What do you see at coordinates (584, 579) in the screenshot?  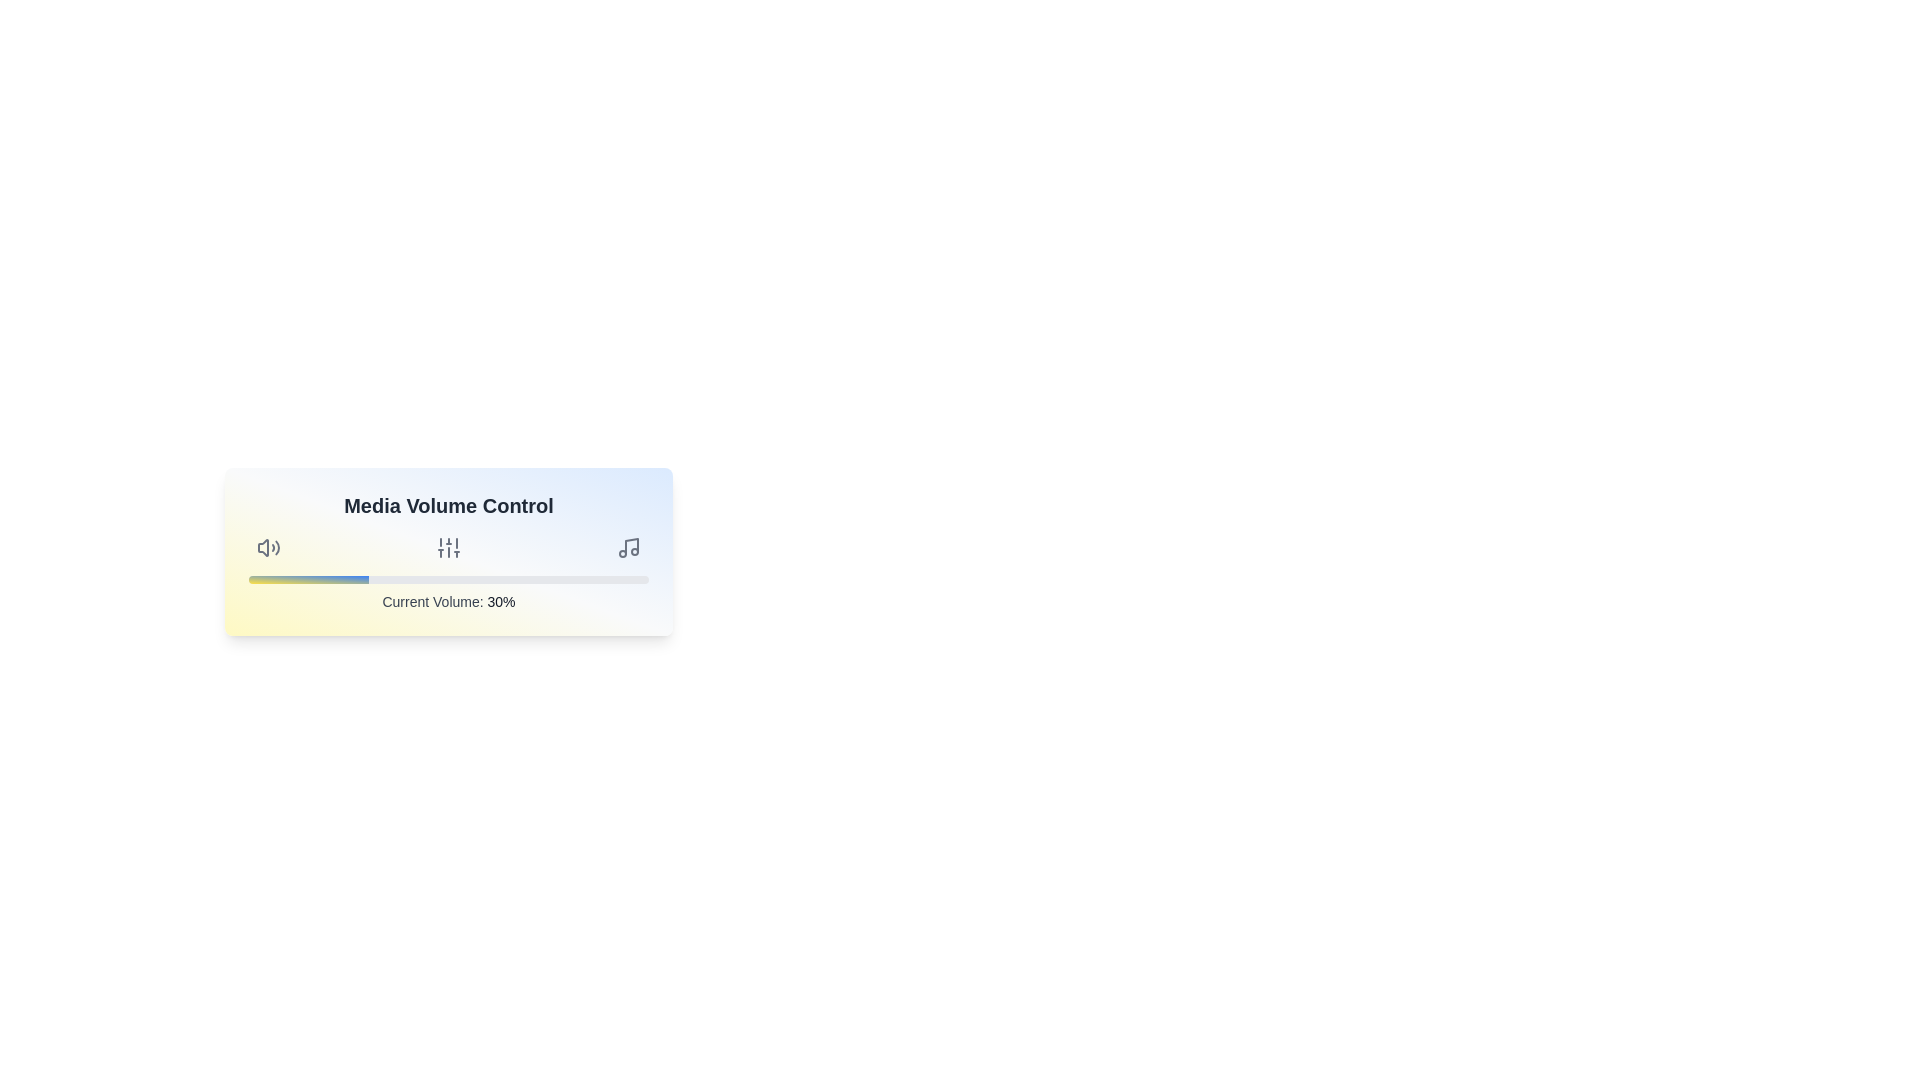 I see `the volume` at bounding box center [584, 579].